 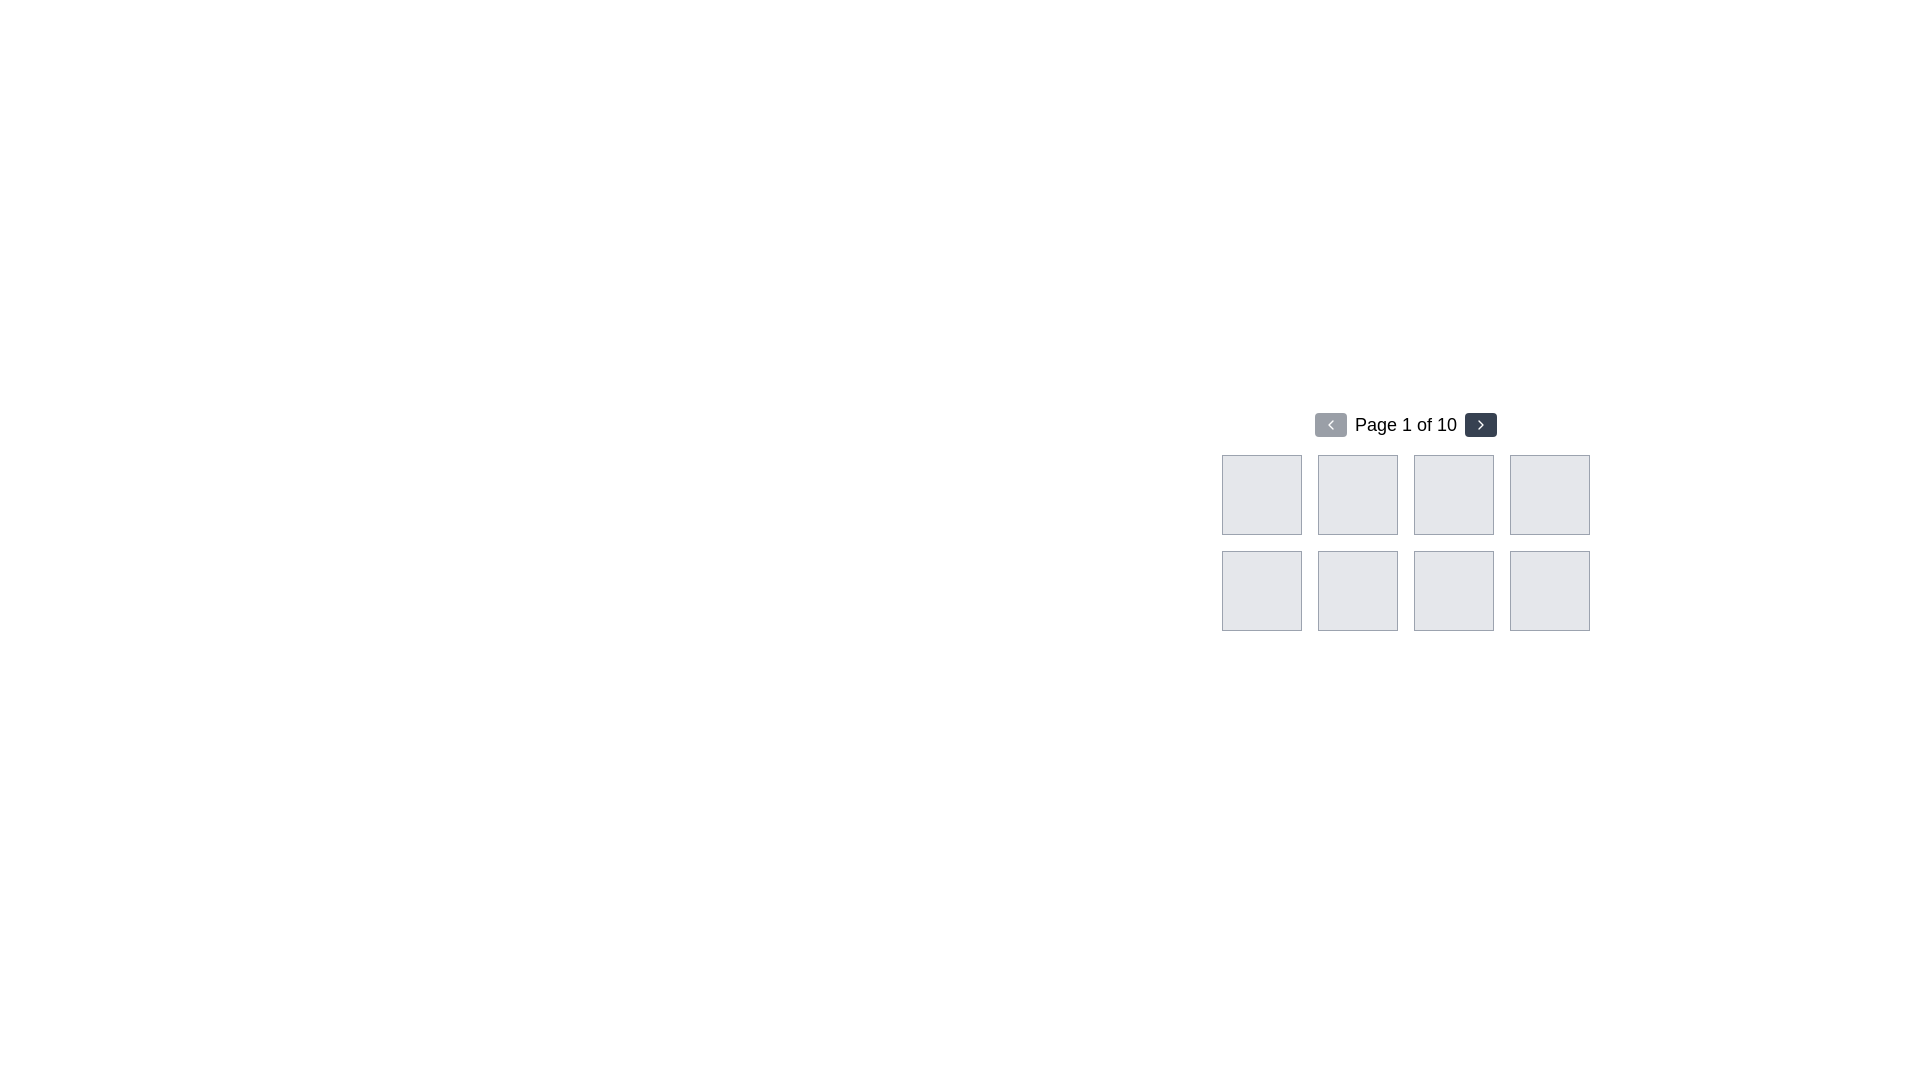 What do you see at coordinates (1405, 423) in the screenshot?
I see `text displayed in the pagination control bar that indicates the current page number and total pages available` at bounding box center [1405, 423].